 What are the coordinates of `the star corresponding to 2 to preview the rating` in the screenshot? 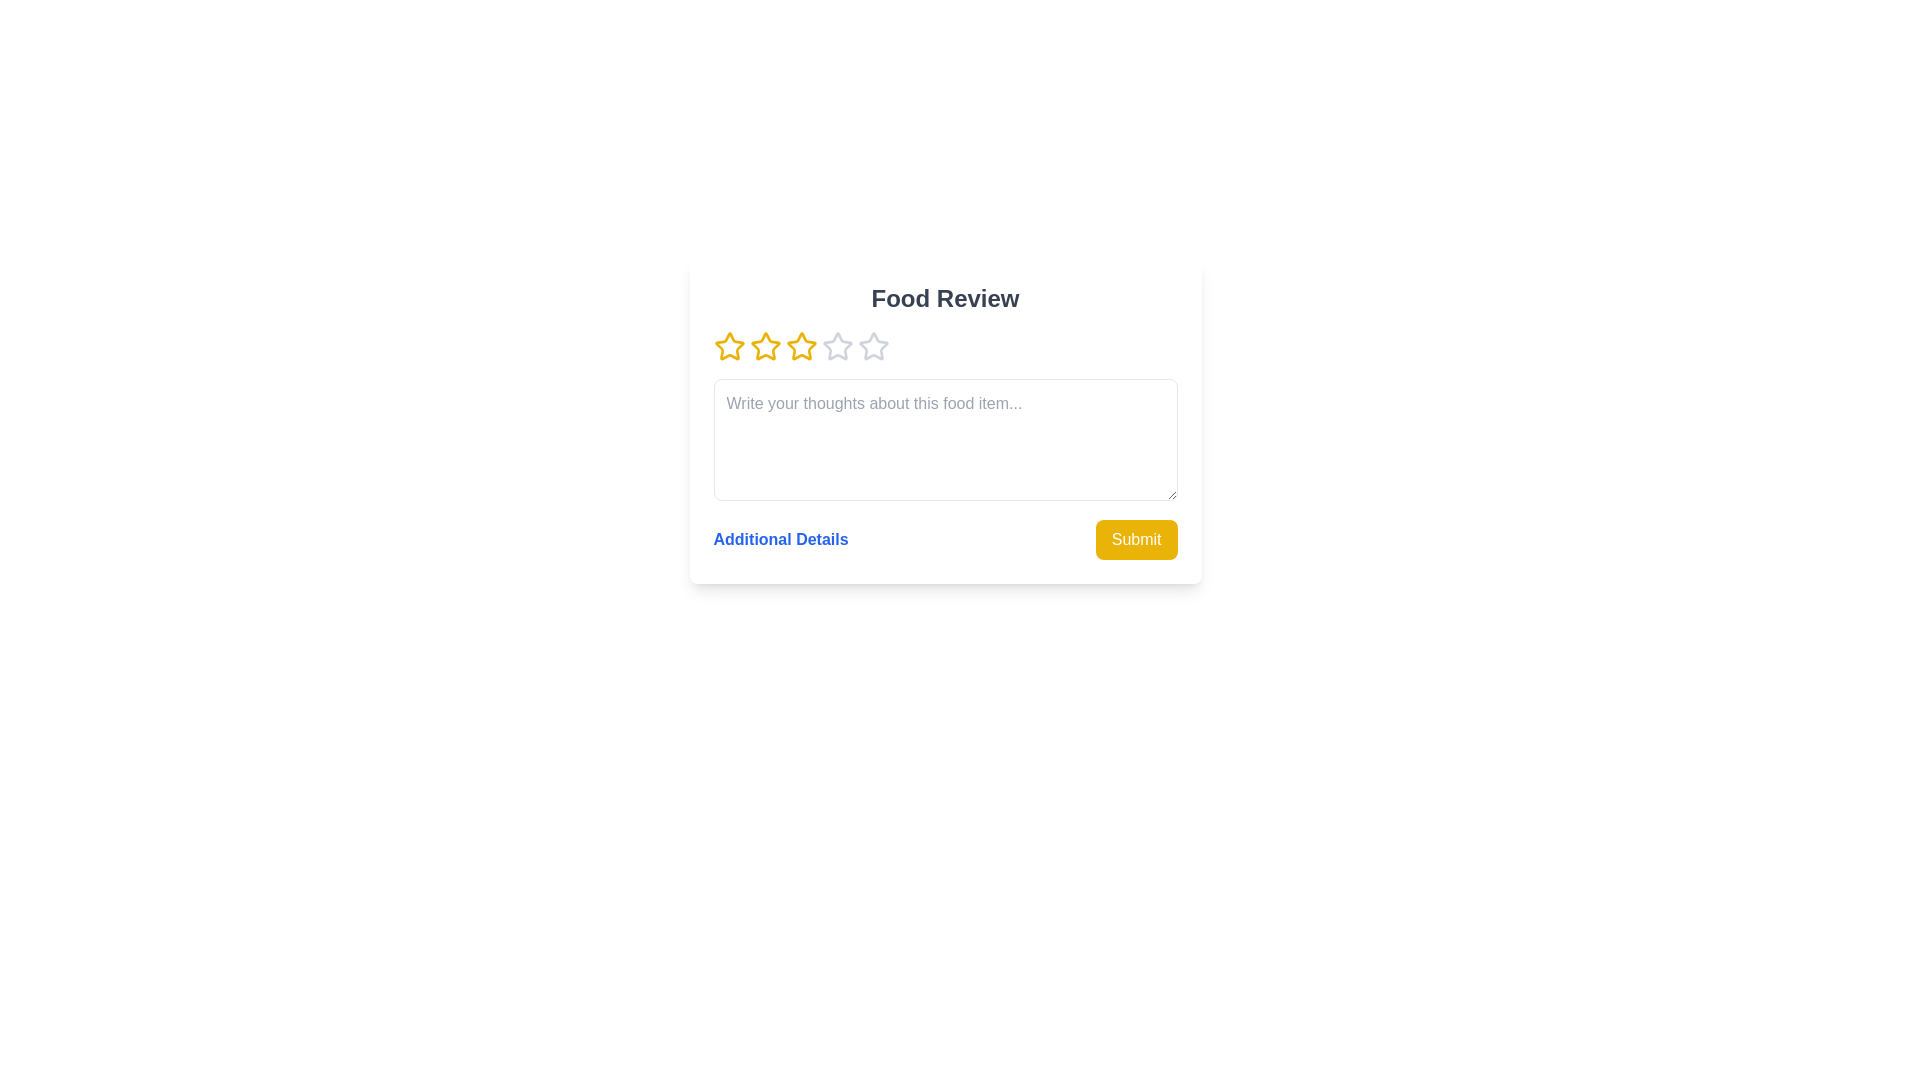 It's located at (764, 346).